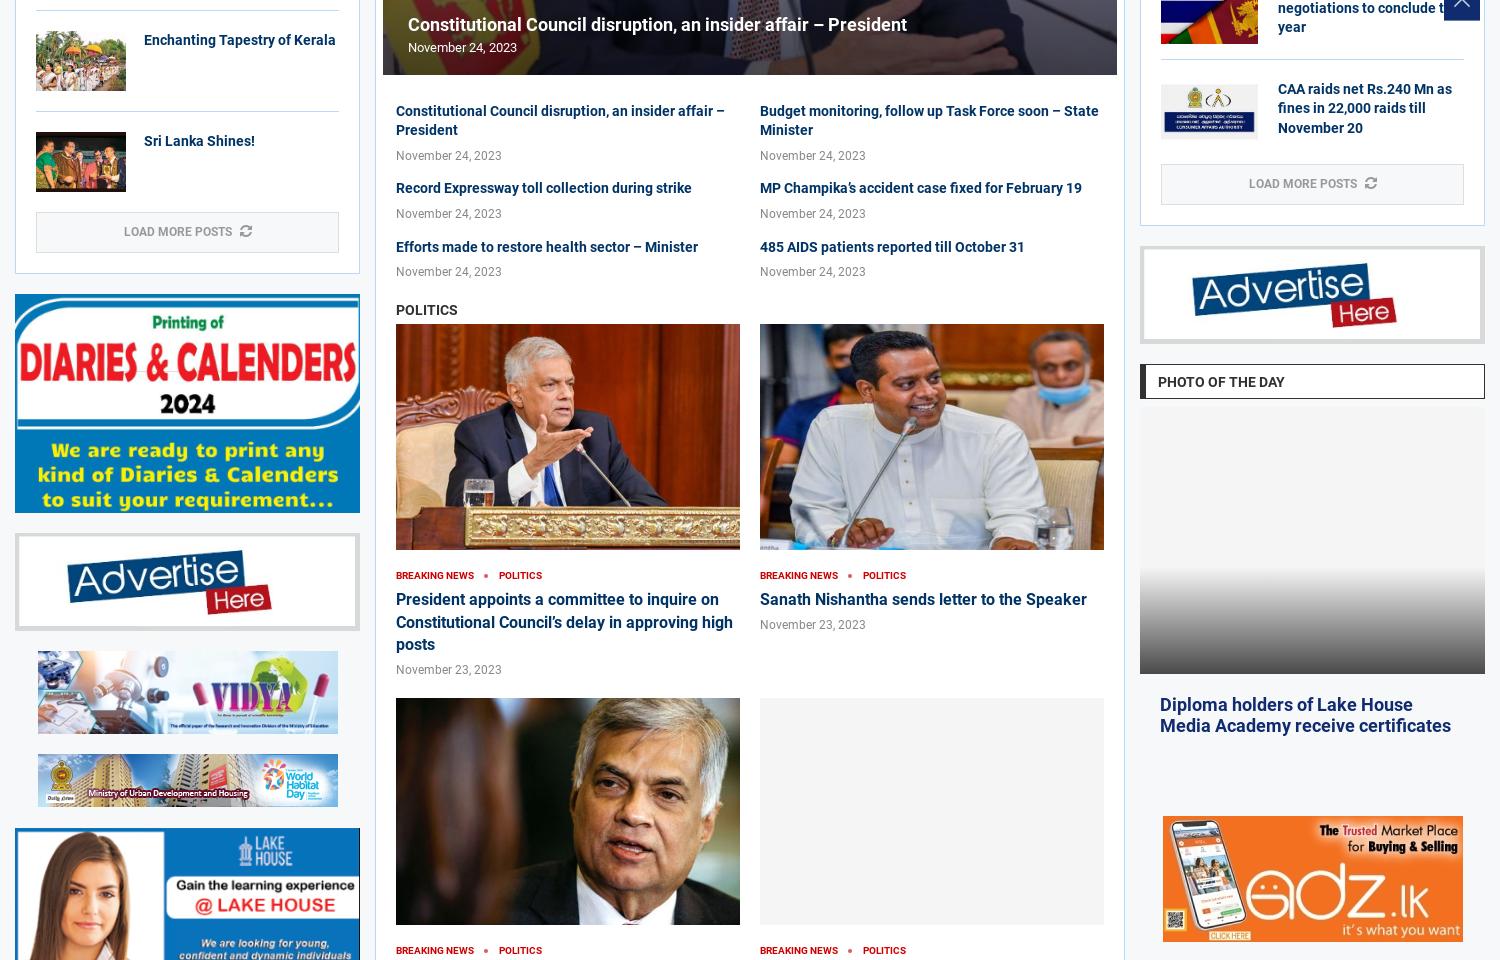 The image size is (1500, 960). Describe the element at coordinates (547, 244) in the screenshot. I see `'Efforts made to restore health sector – Minister'` at that location.